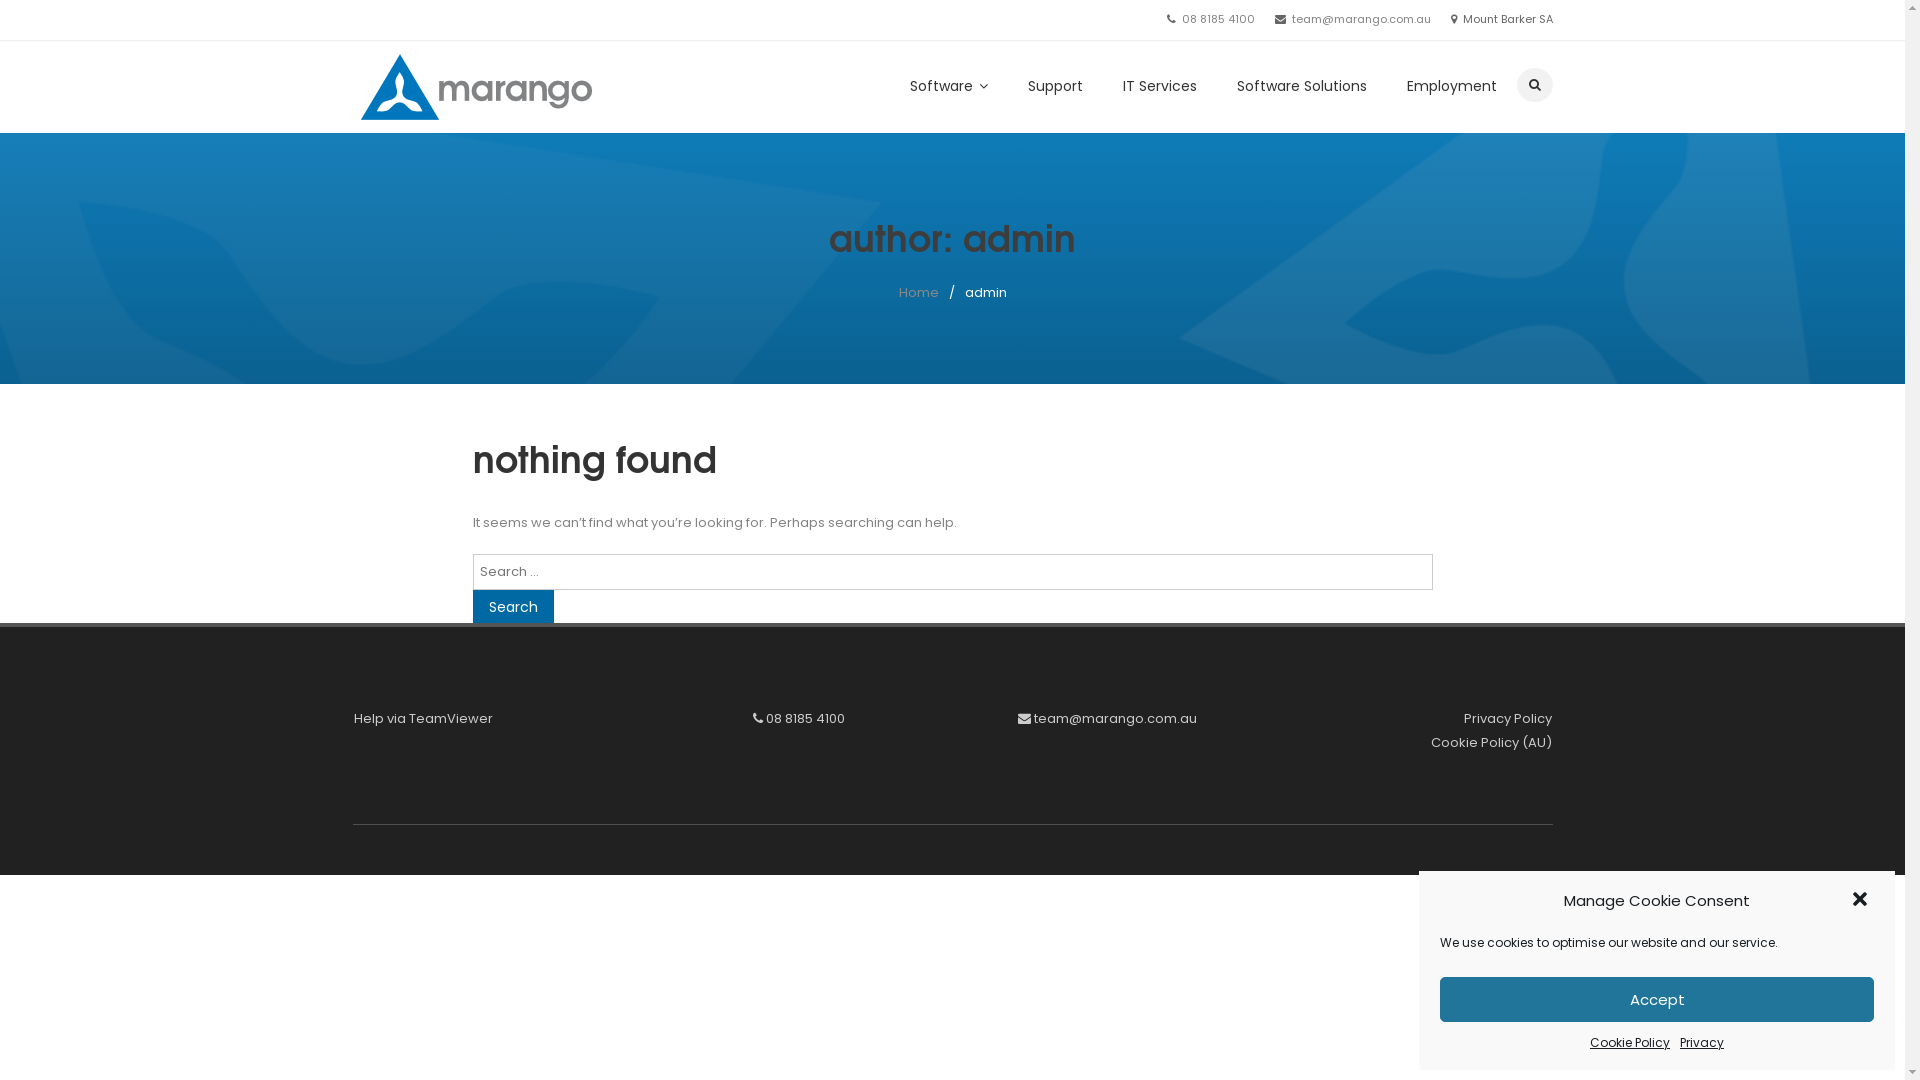 The image size is (1920, 1080). What do you see at coordinates (948, 84) in the screenshot?
I see `'Software'` at bounding box center [948, 84].